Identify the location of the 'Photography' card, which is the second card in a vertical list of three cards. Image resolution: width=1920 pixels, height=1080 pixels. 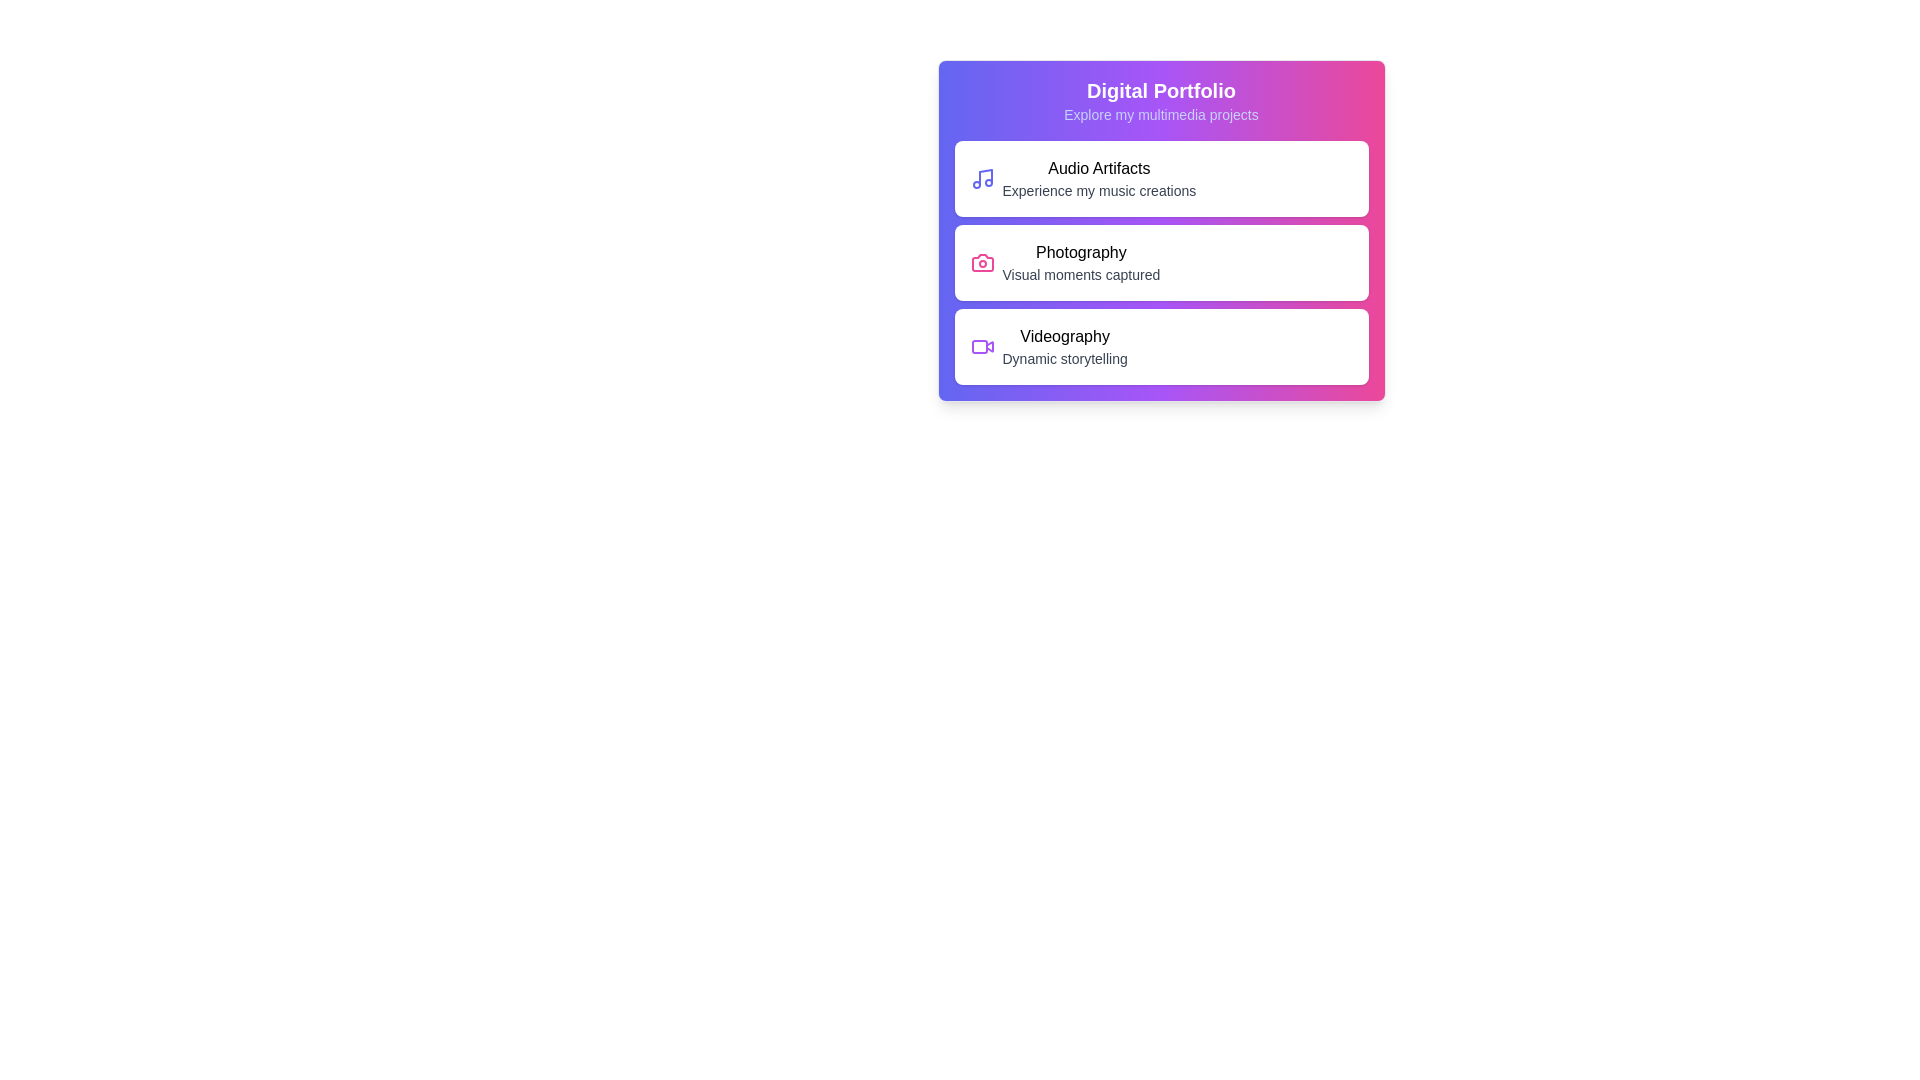
(1161, 261).